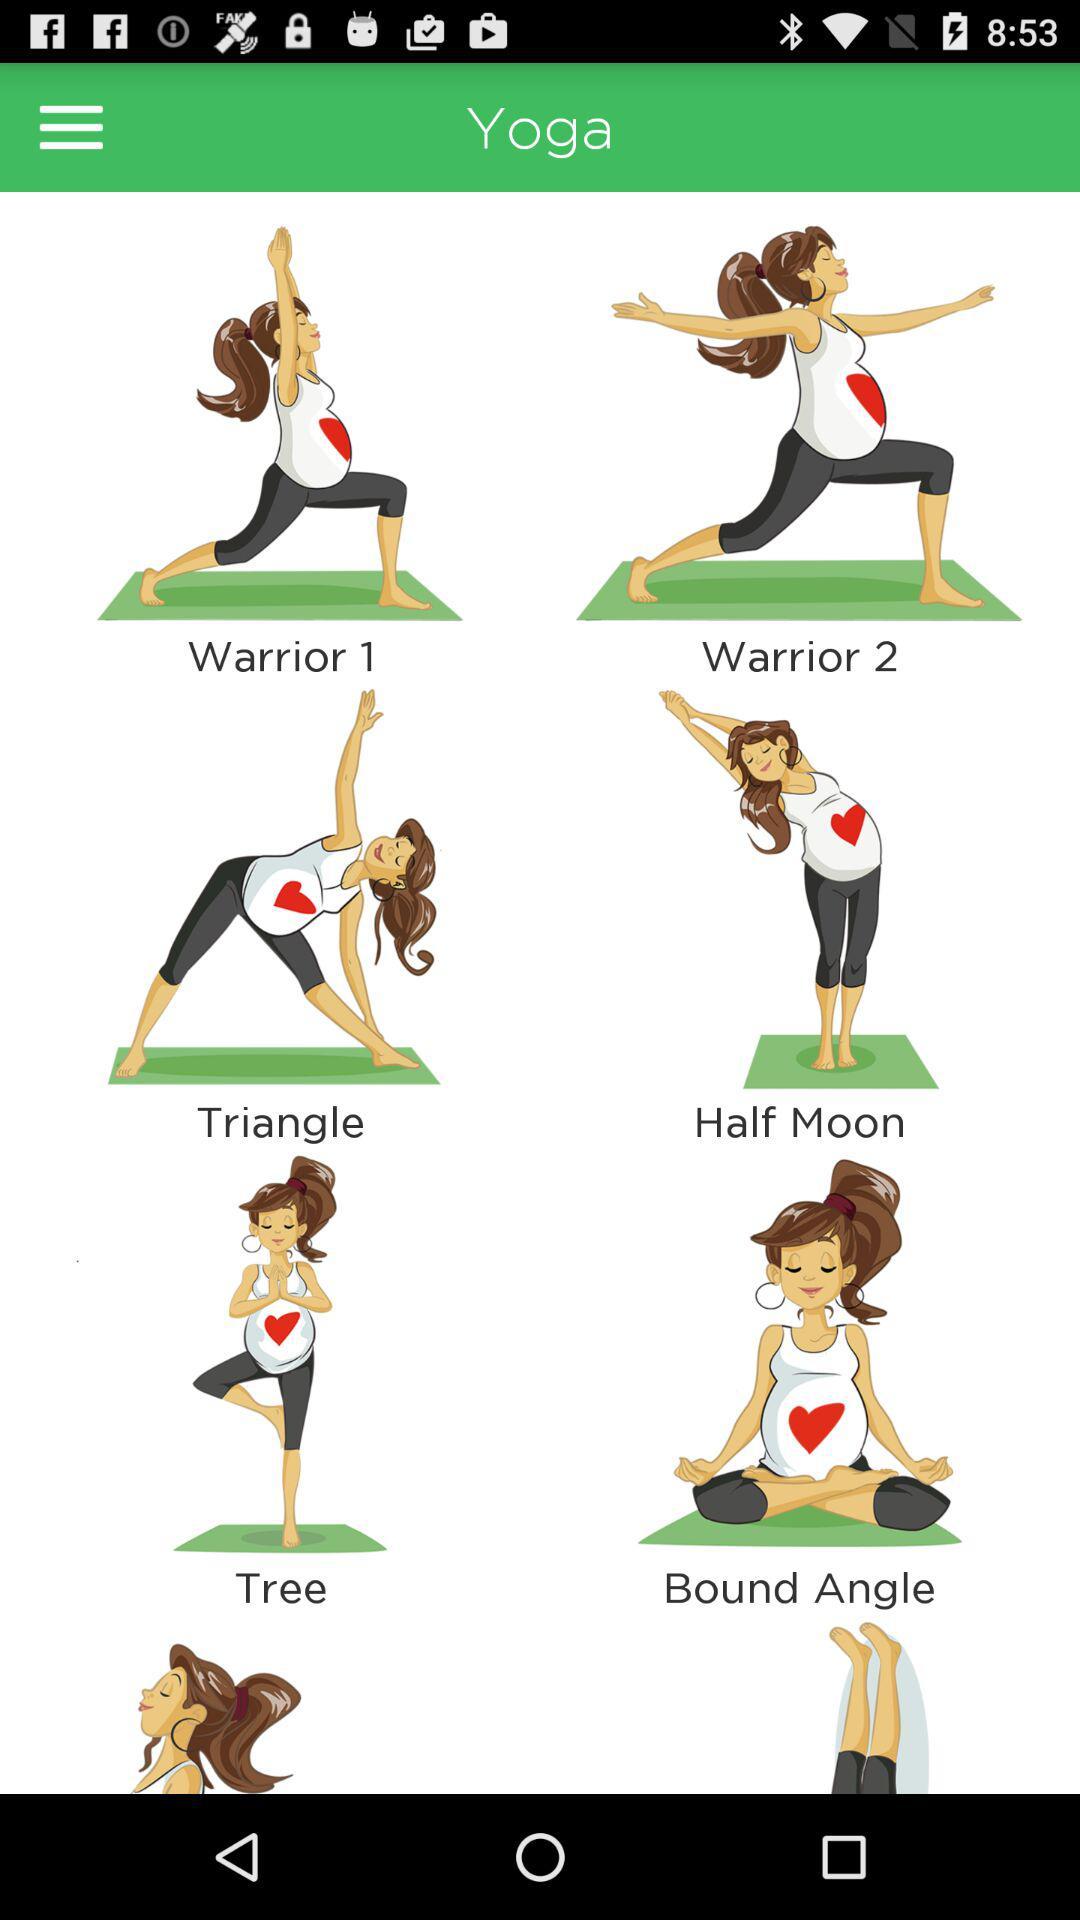 Image resolution: width=1080 pixels, height=1920 pixels. I want to click on the app next to warrior 2 item, so click(280, 887).